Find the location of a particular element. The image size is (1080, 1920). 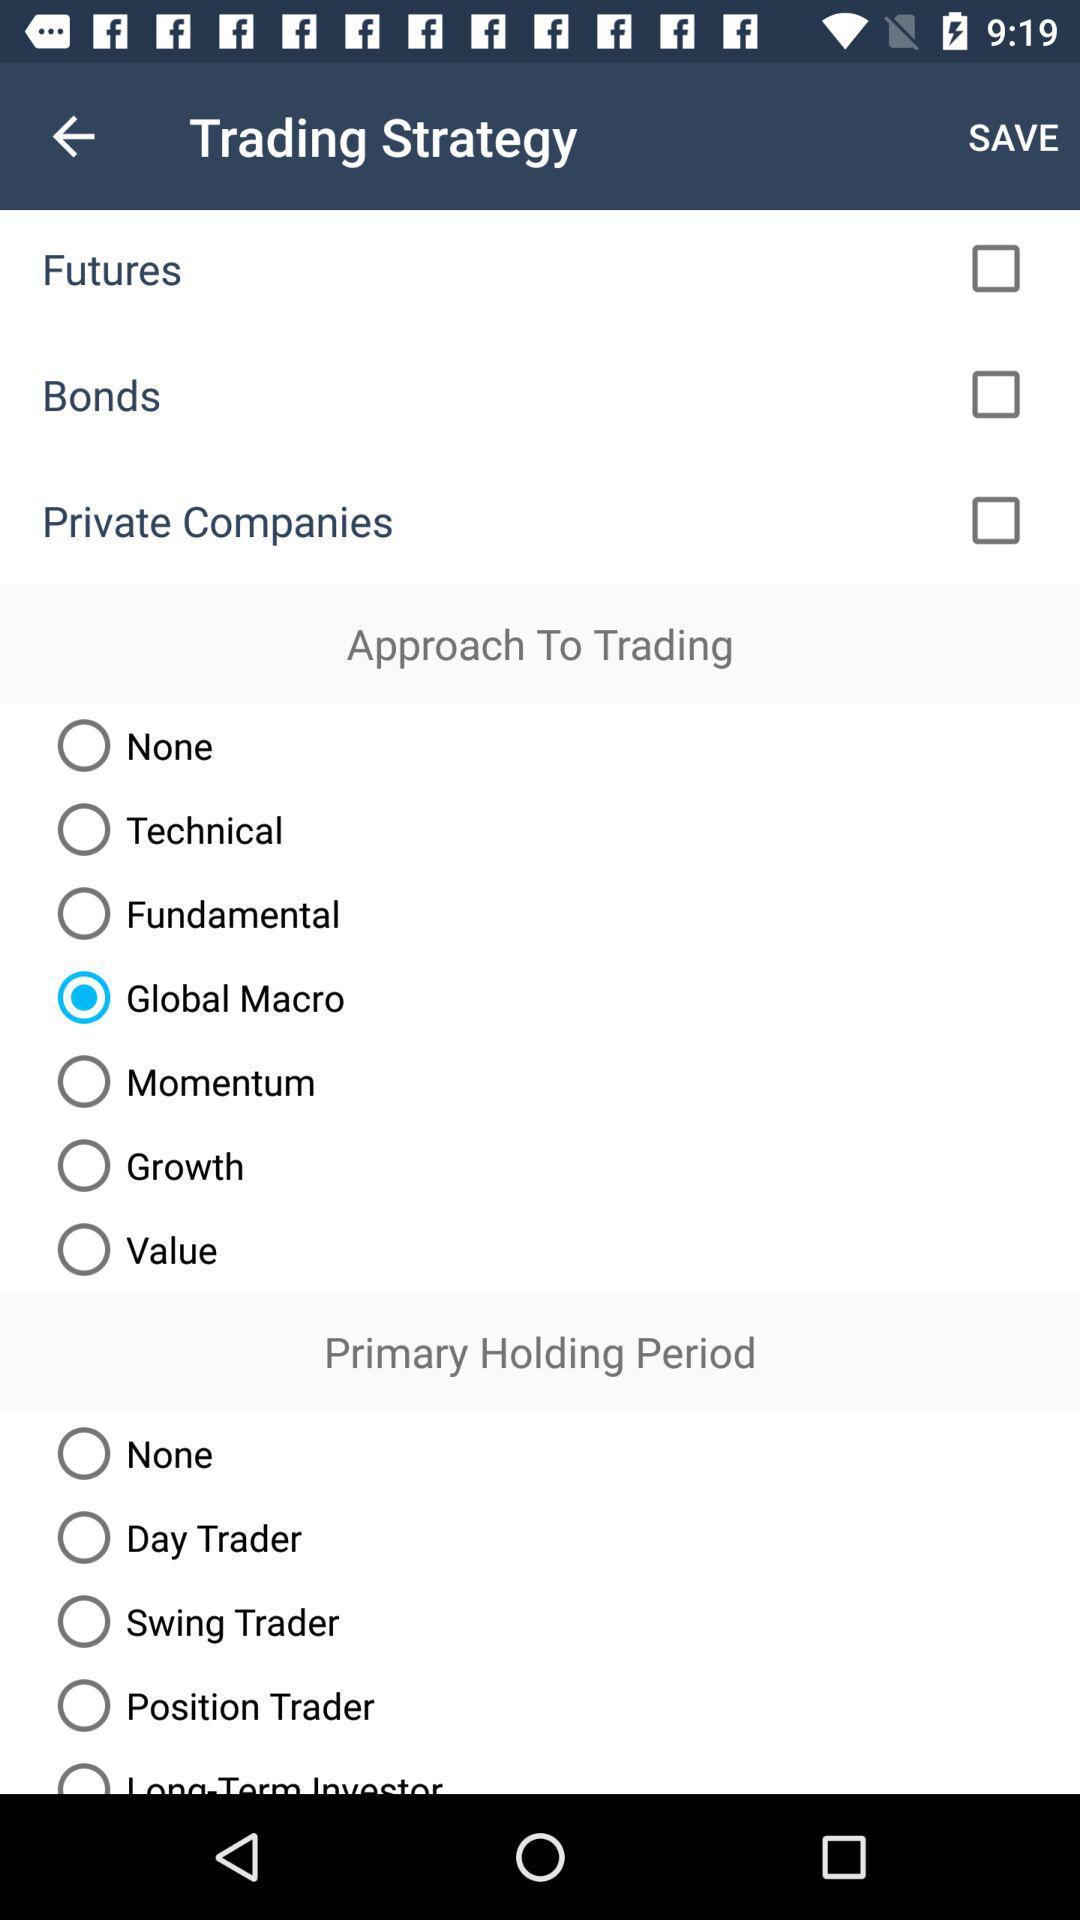

item above the long-term investor item is located at coordinates (208, 1704).